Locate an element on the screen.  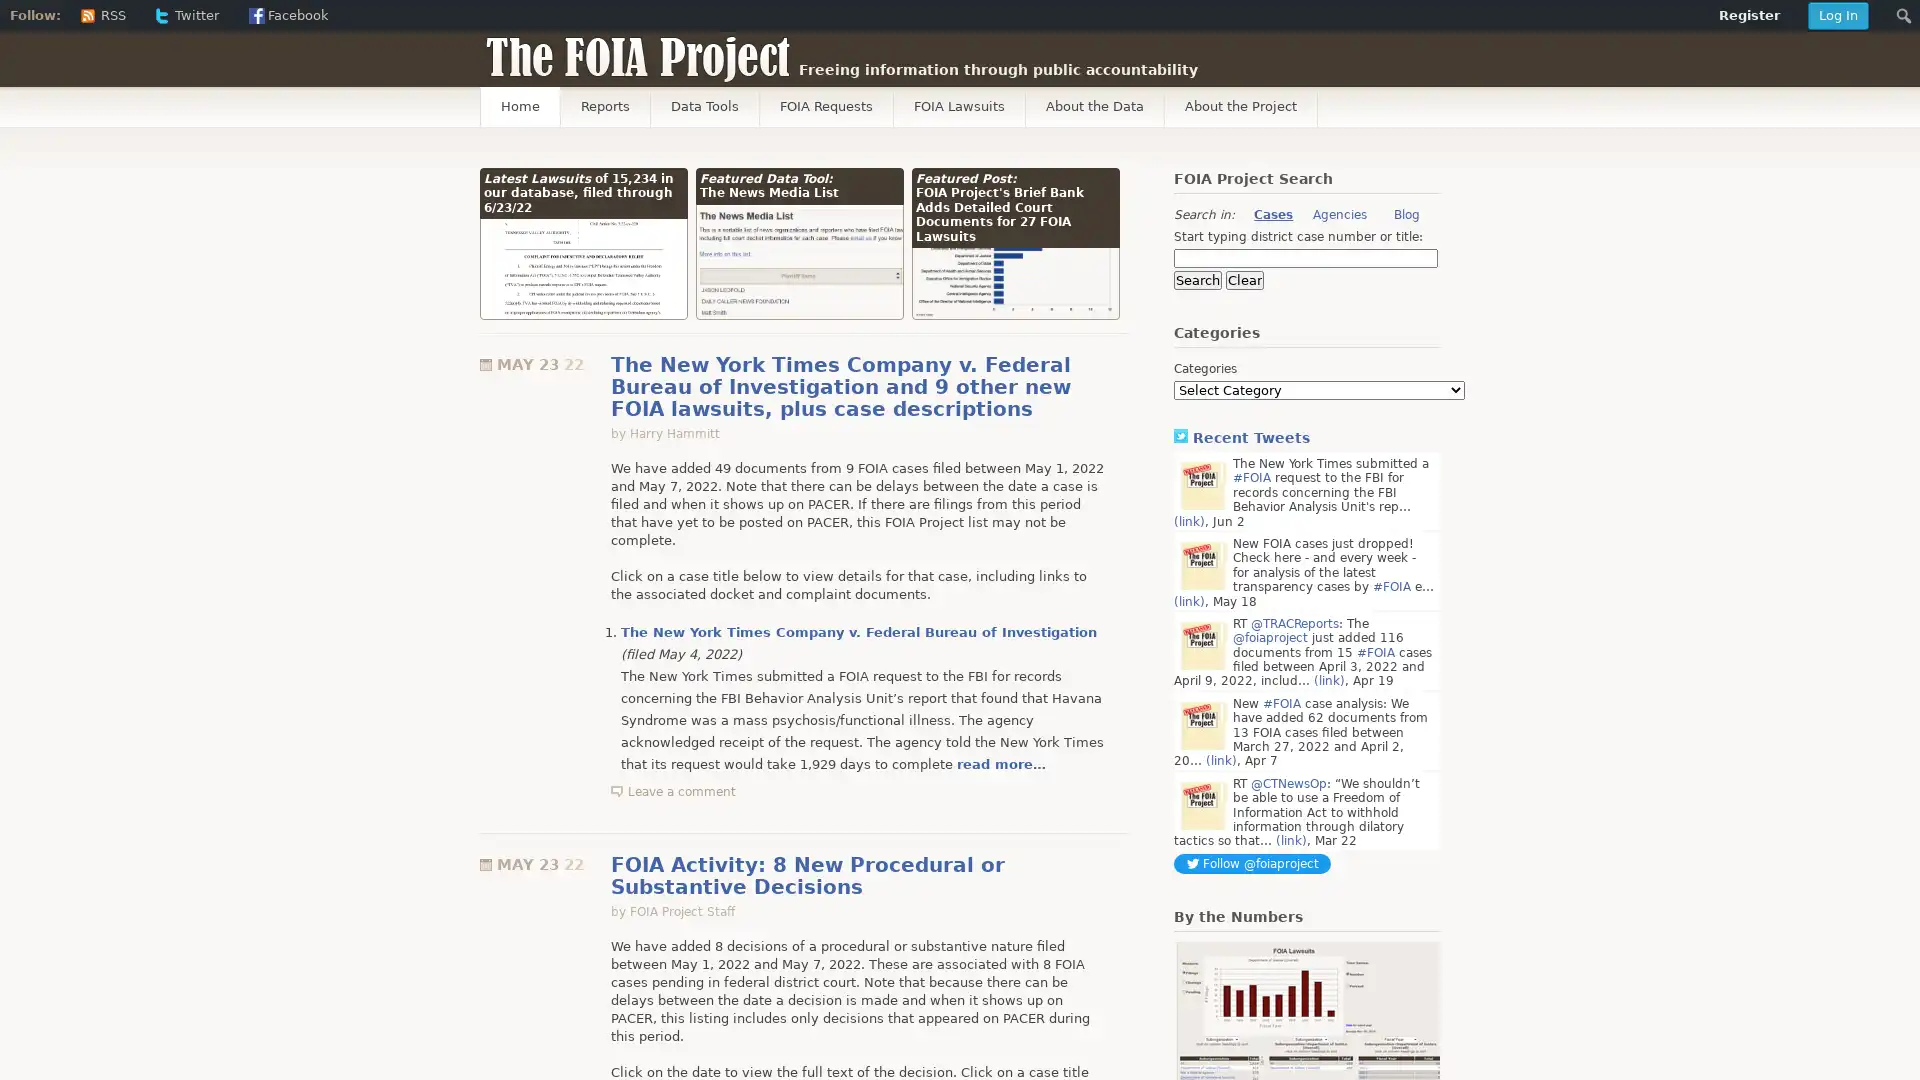
Search is located at coordinates (1198, 280).